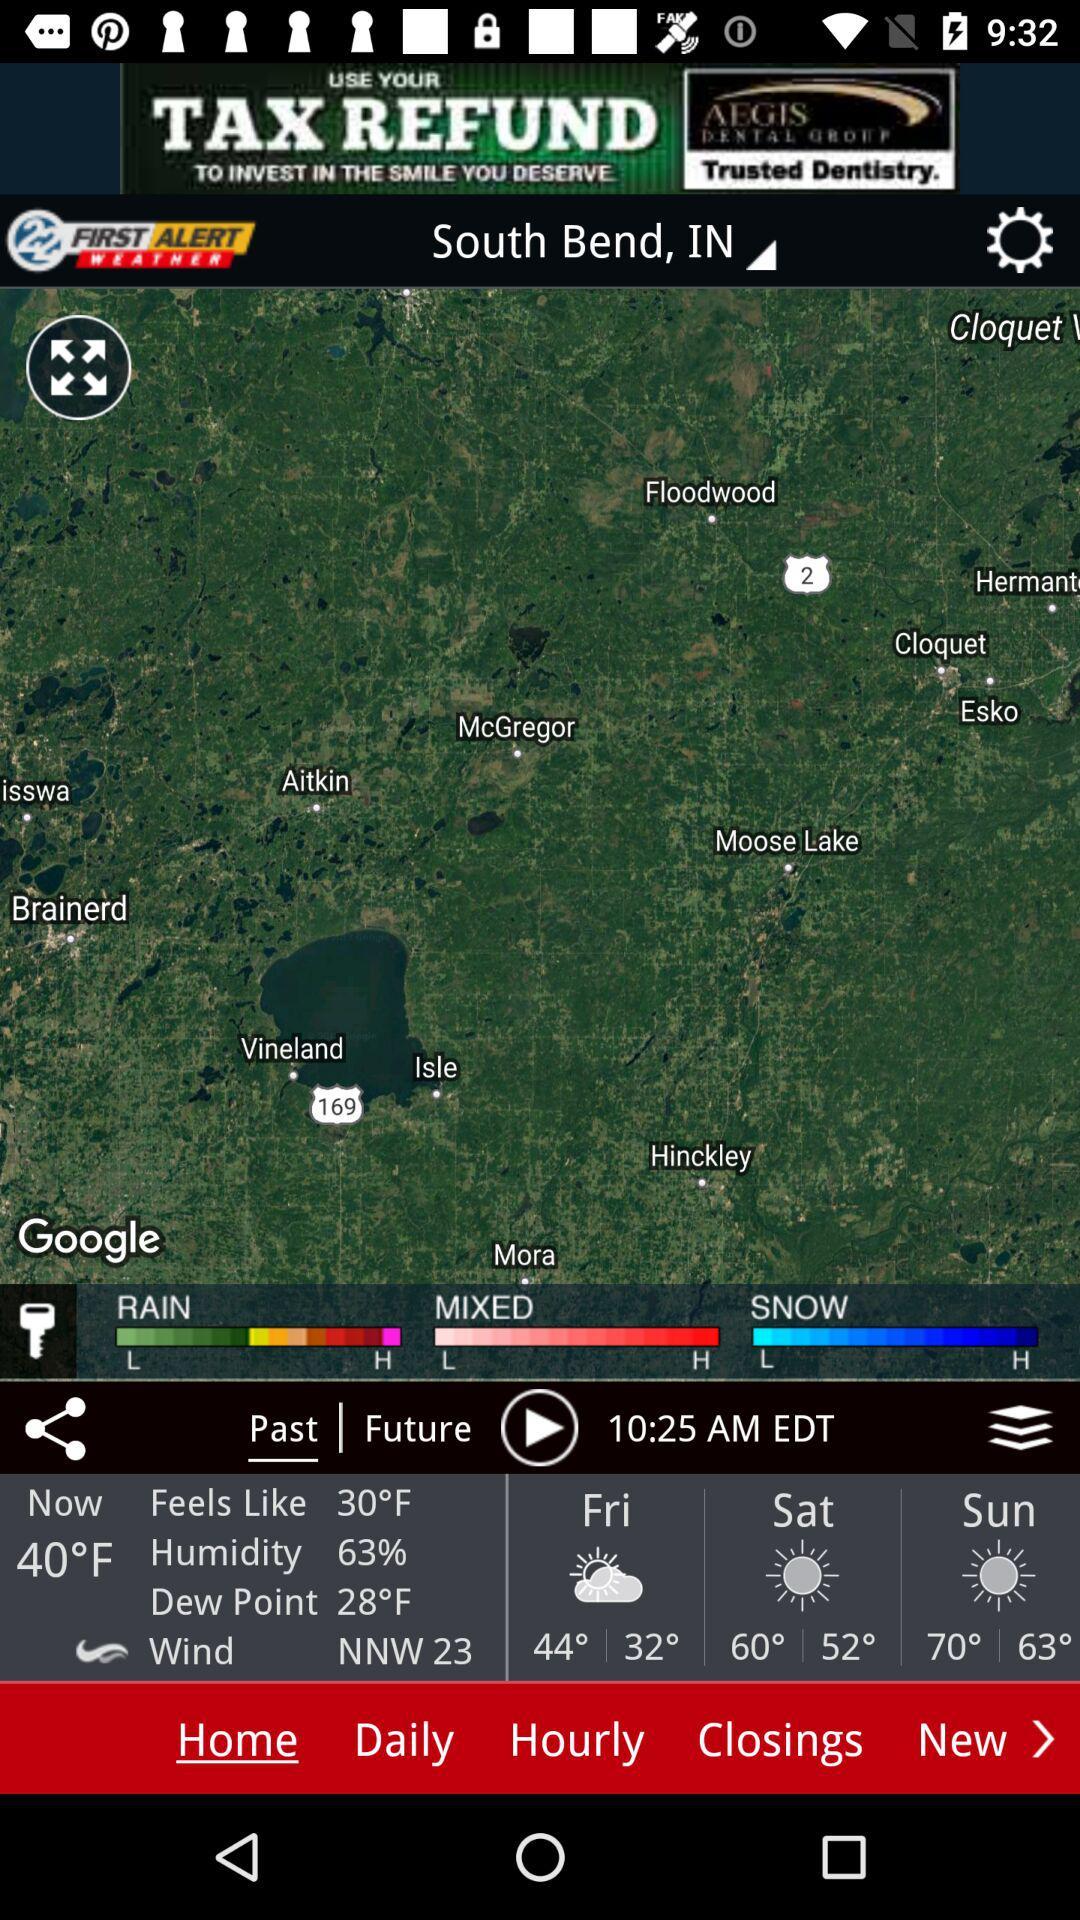  I want to click on advertisement, so click(131, 240).